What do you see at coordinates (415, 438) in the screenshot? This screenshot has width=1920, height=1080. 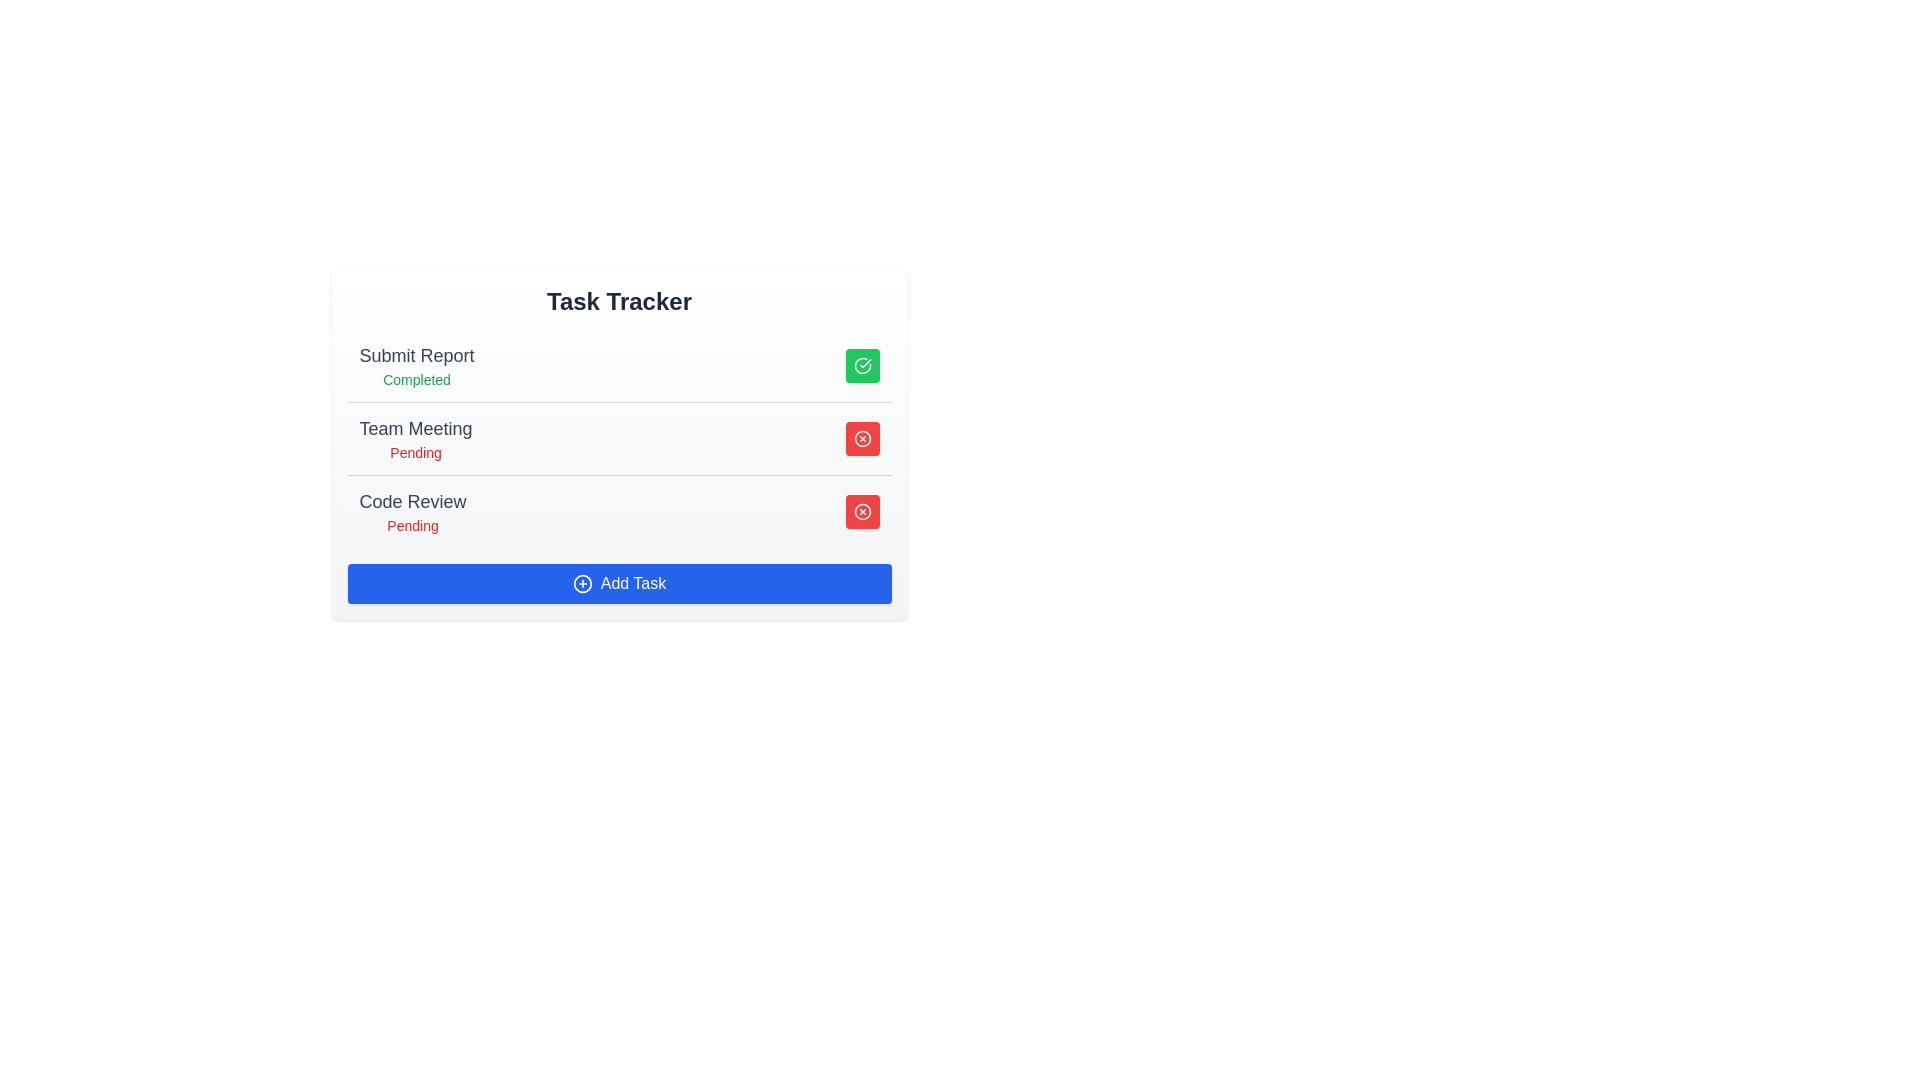 I see `text information displayed for the task named 'Team Meeting' which is pending, located between 'Submit Report' and 'Code Review' in the vertical list` at bounding box center [415, 438].